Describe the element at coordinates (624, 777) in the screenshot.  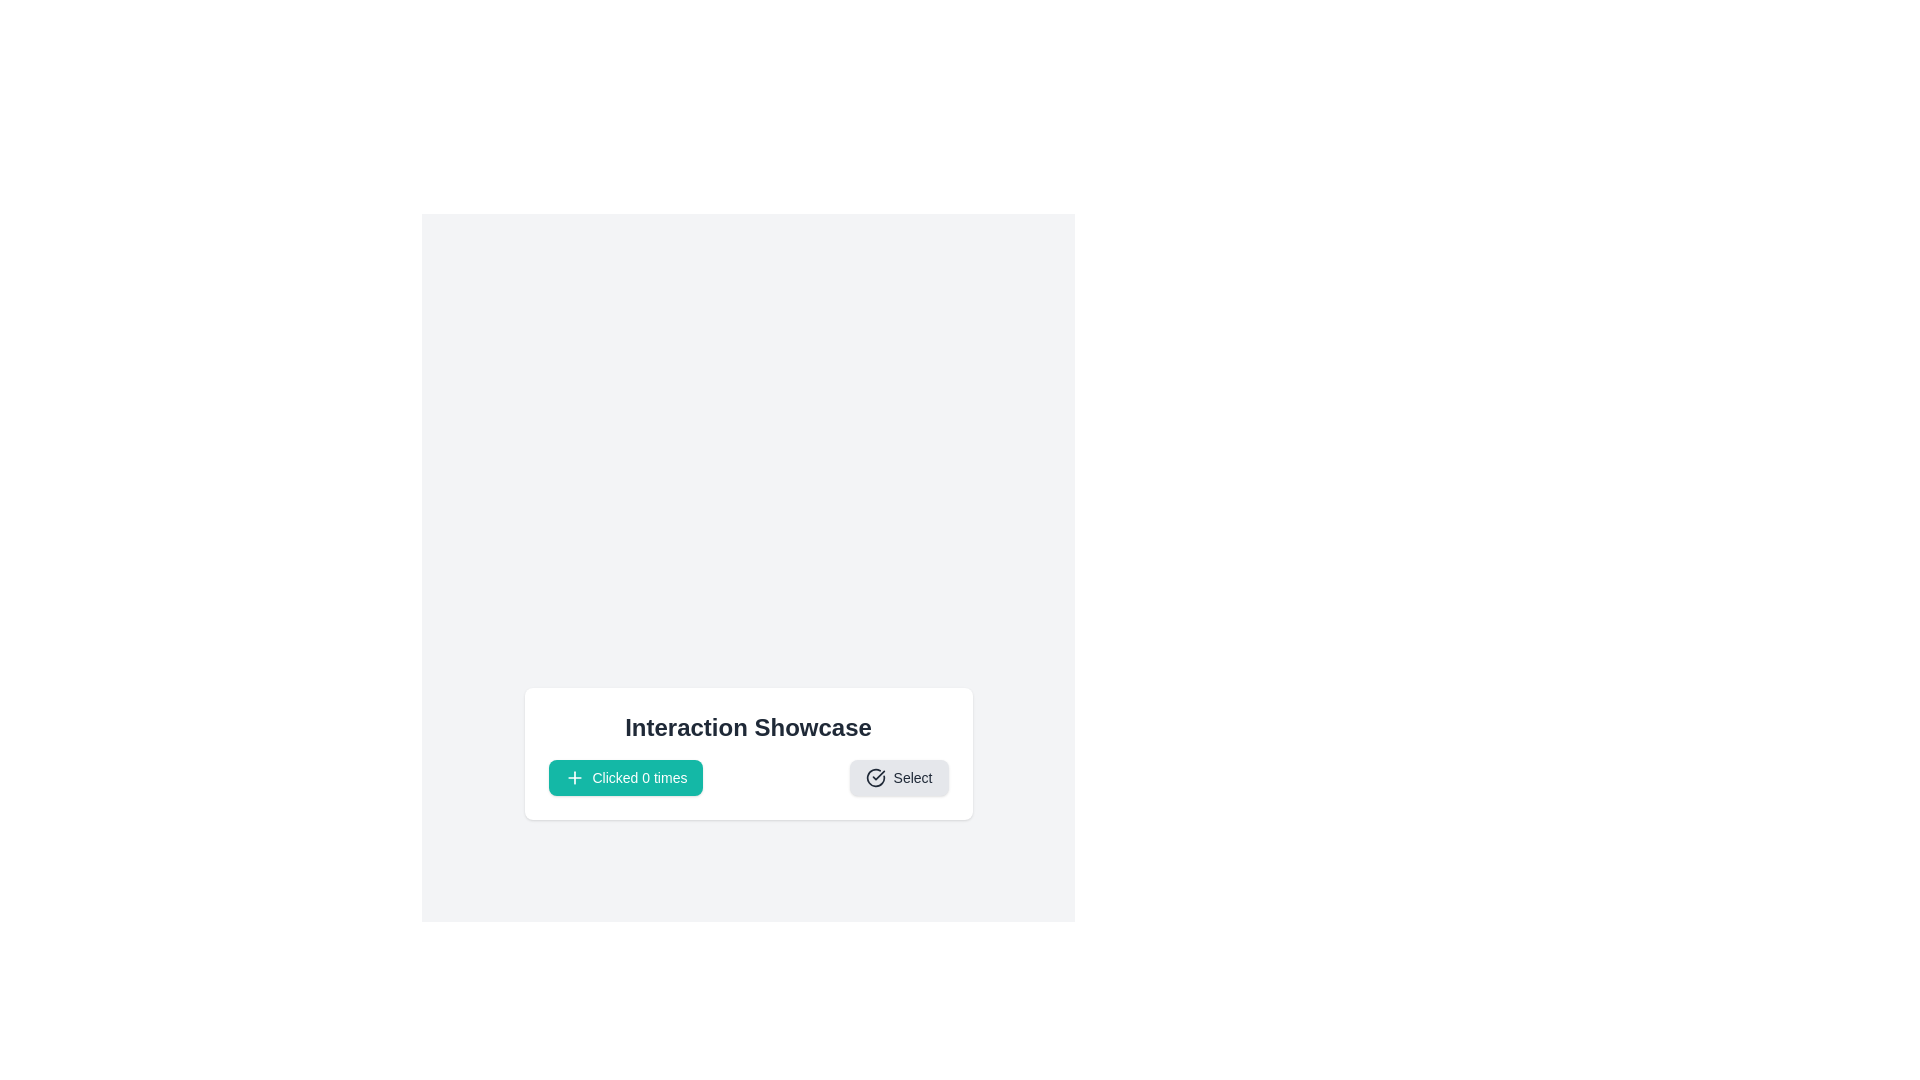
I see `the small rectangular button with a teal background and white plus sign icon labeled 'Clicked 0 times' for visual feedback` at that location.